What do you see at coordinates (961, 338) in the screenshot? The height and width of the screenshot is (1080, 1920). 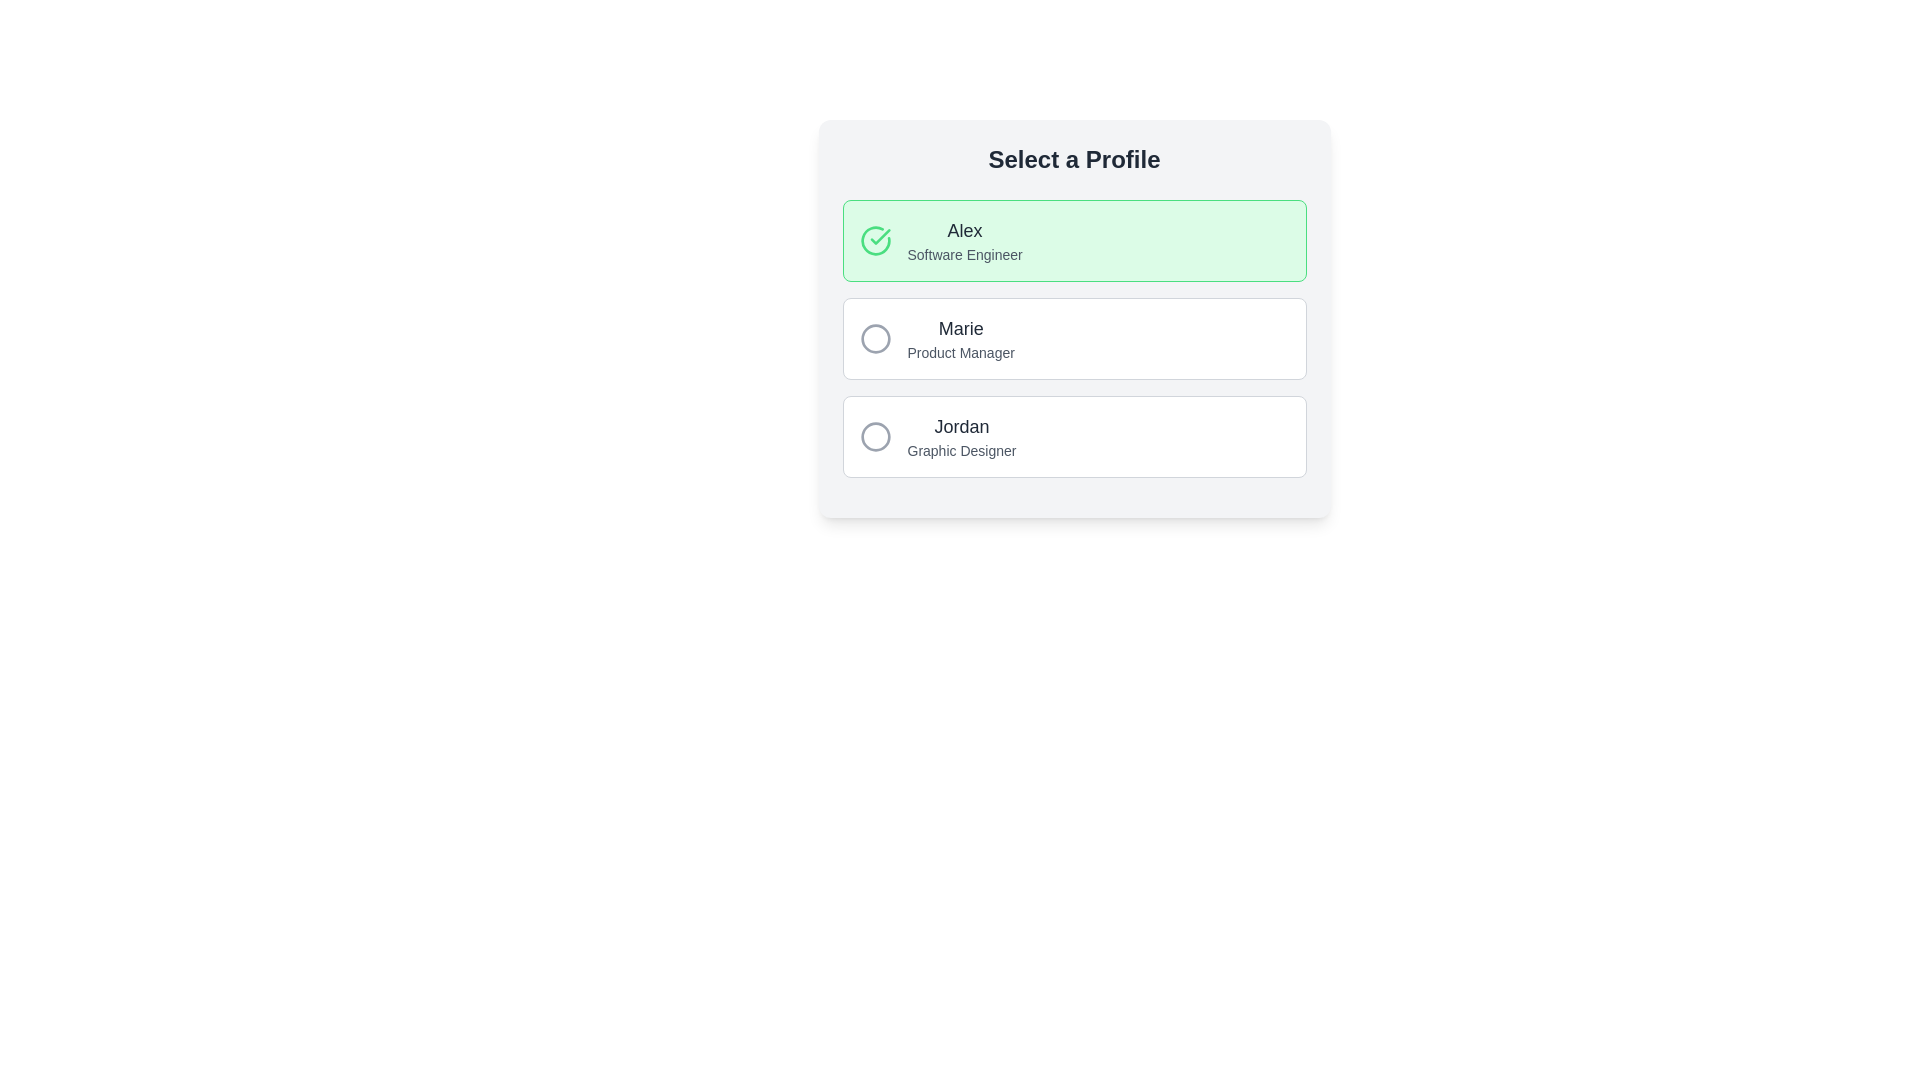 I see `the label displaying the name 'Marie' and designation 'Product Manager' located in the second profile card` at bounding box center [961, 338].